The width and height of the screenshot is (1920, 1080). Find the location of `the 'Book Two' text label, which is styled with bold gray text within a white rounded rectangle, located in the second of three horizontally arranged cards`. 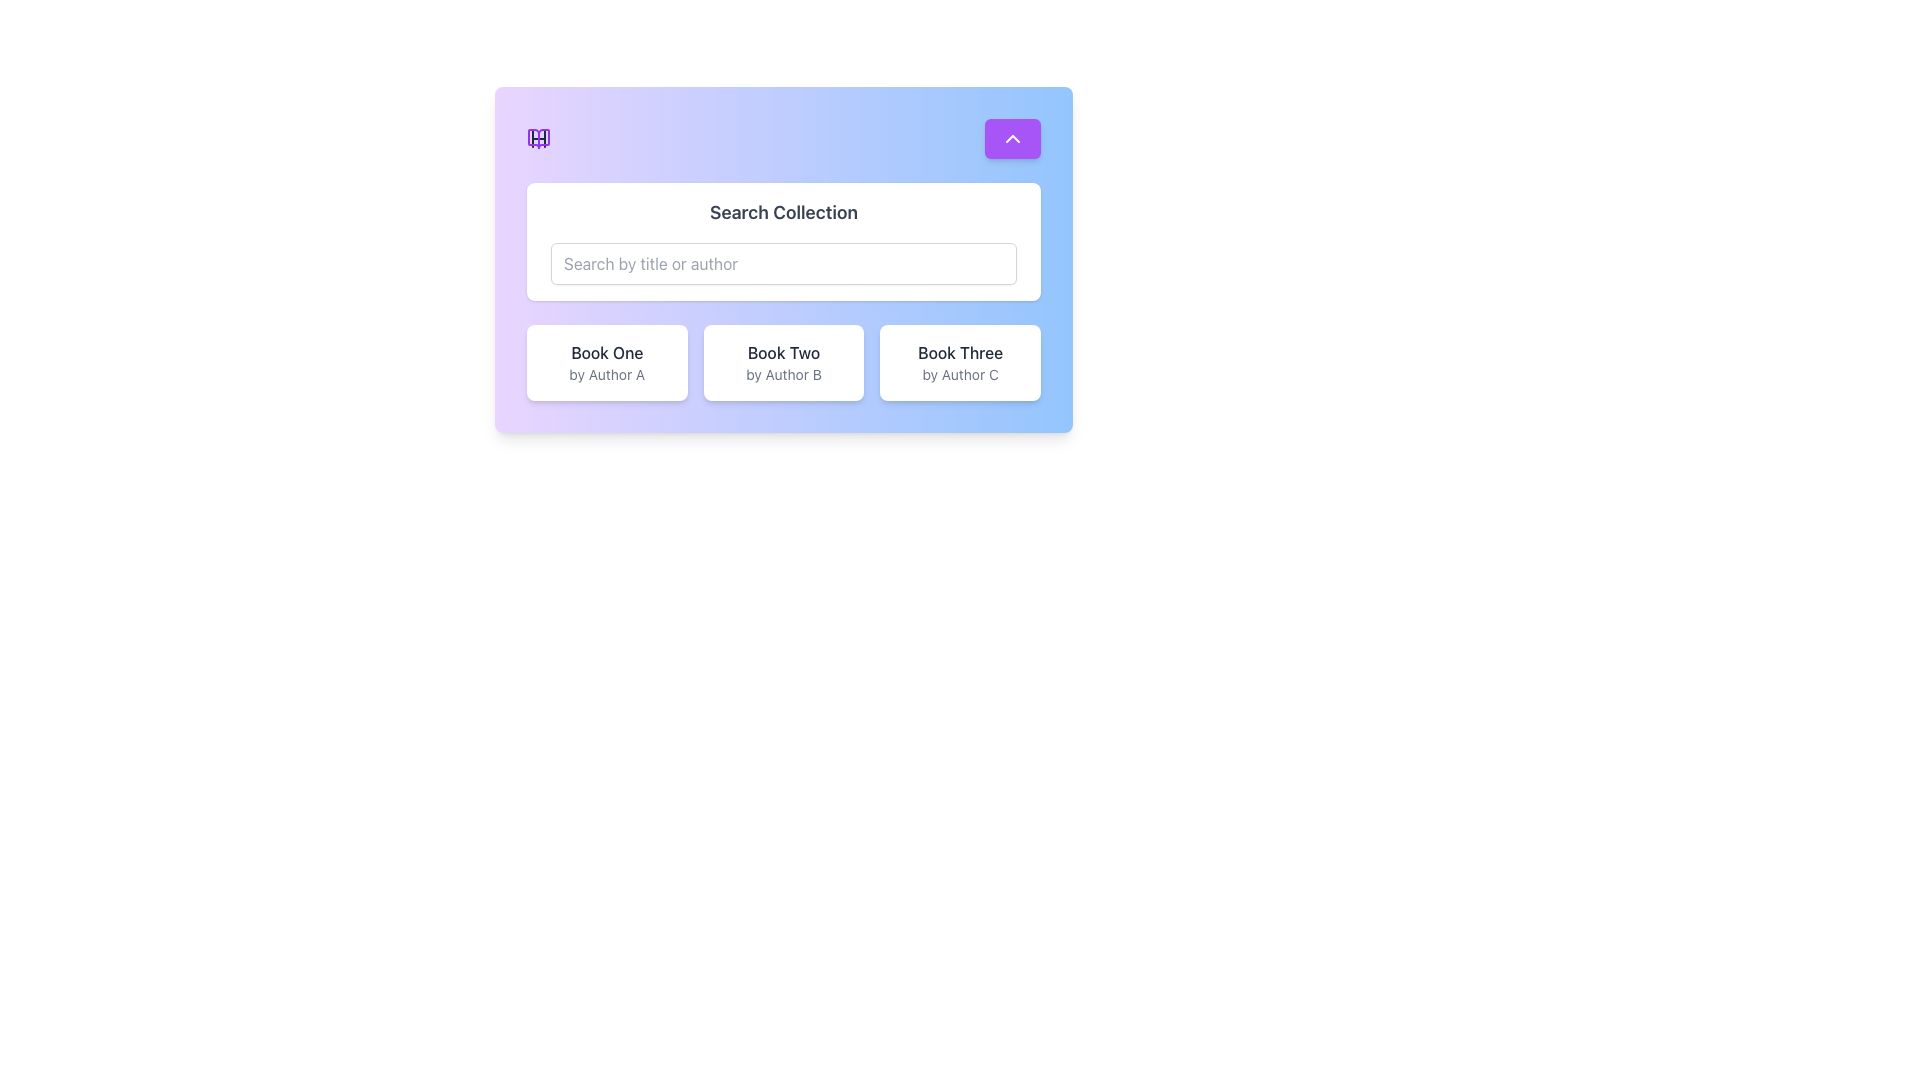

the 'Book Two' text label, which is styled with bold gray text within a white rounded rectangle, located in the second of three horizontally arranged cards is located at coordinates (782, 352).